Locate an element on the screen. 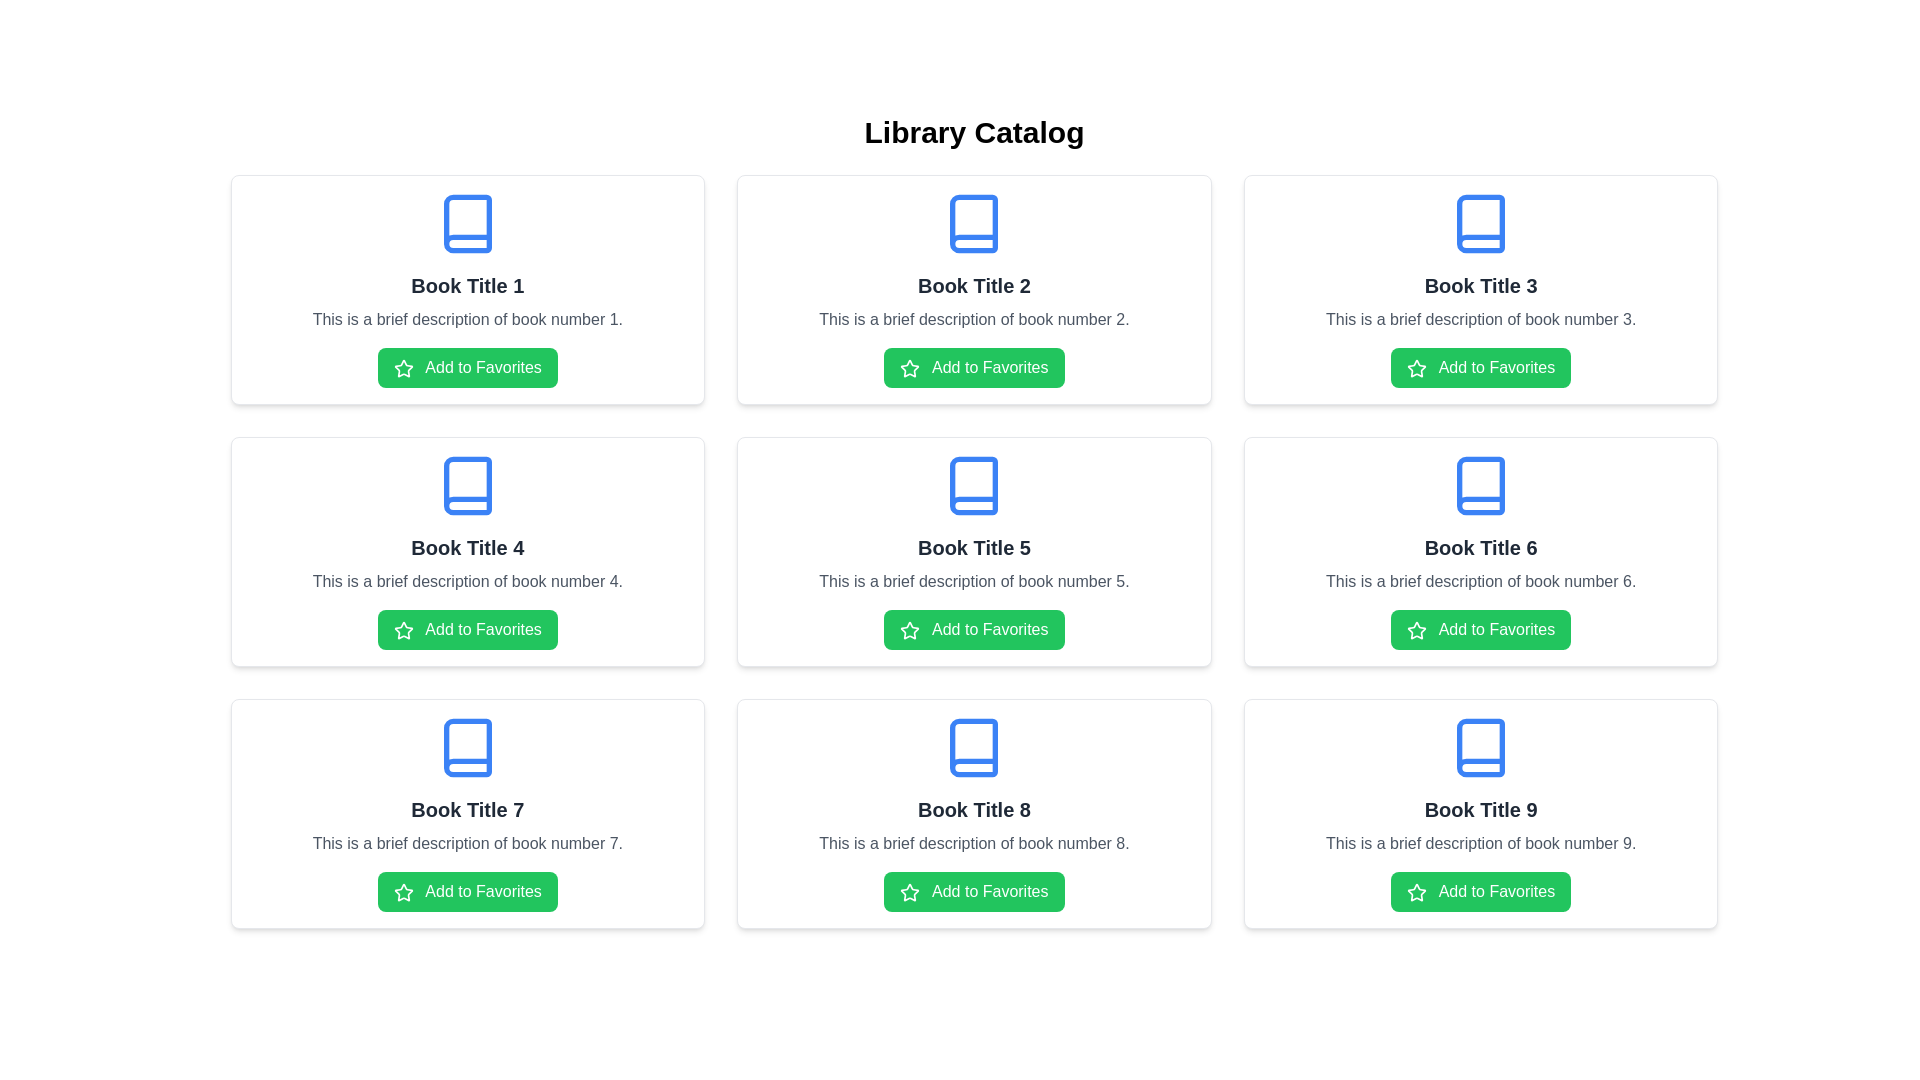 This screenshot has width=1920, height=1080. the green 'Add to Favorites' button with a star icon, located below the description of 'Book Title 5' is located at coordinates (974, 628).